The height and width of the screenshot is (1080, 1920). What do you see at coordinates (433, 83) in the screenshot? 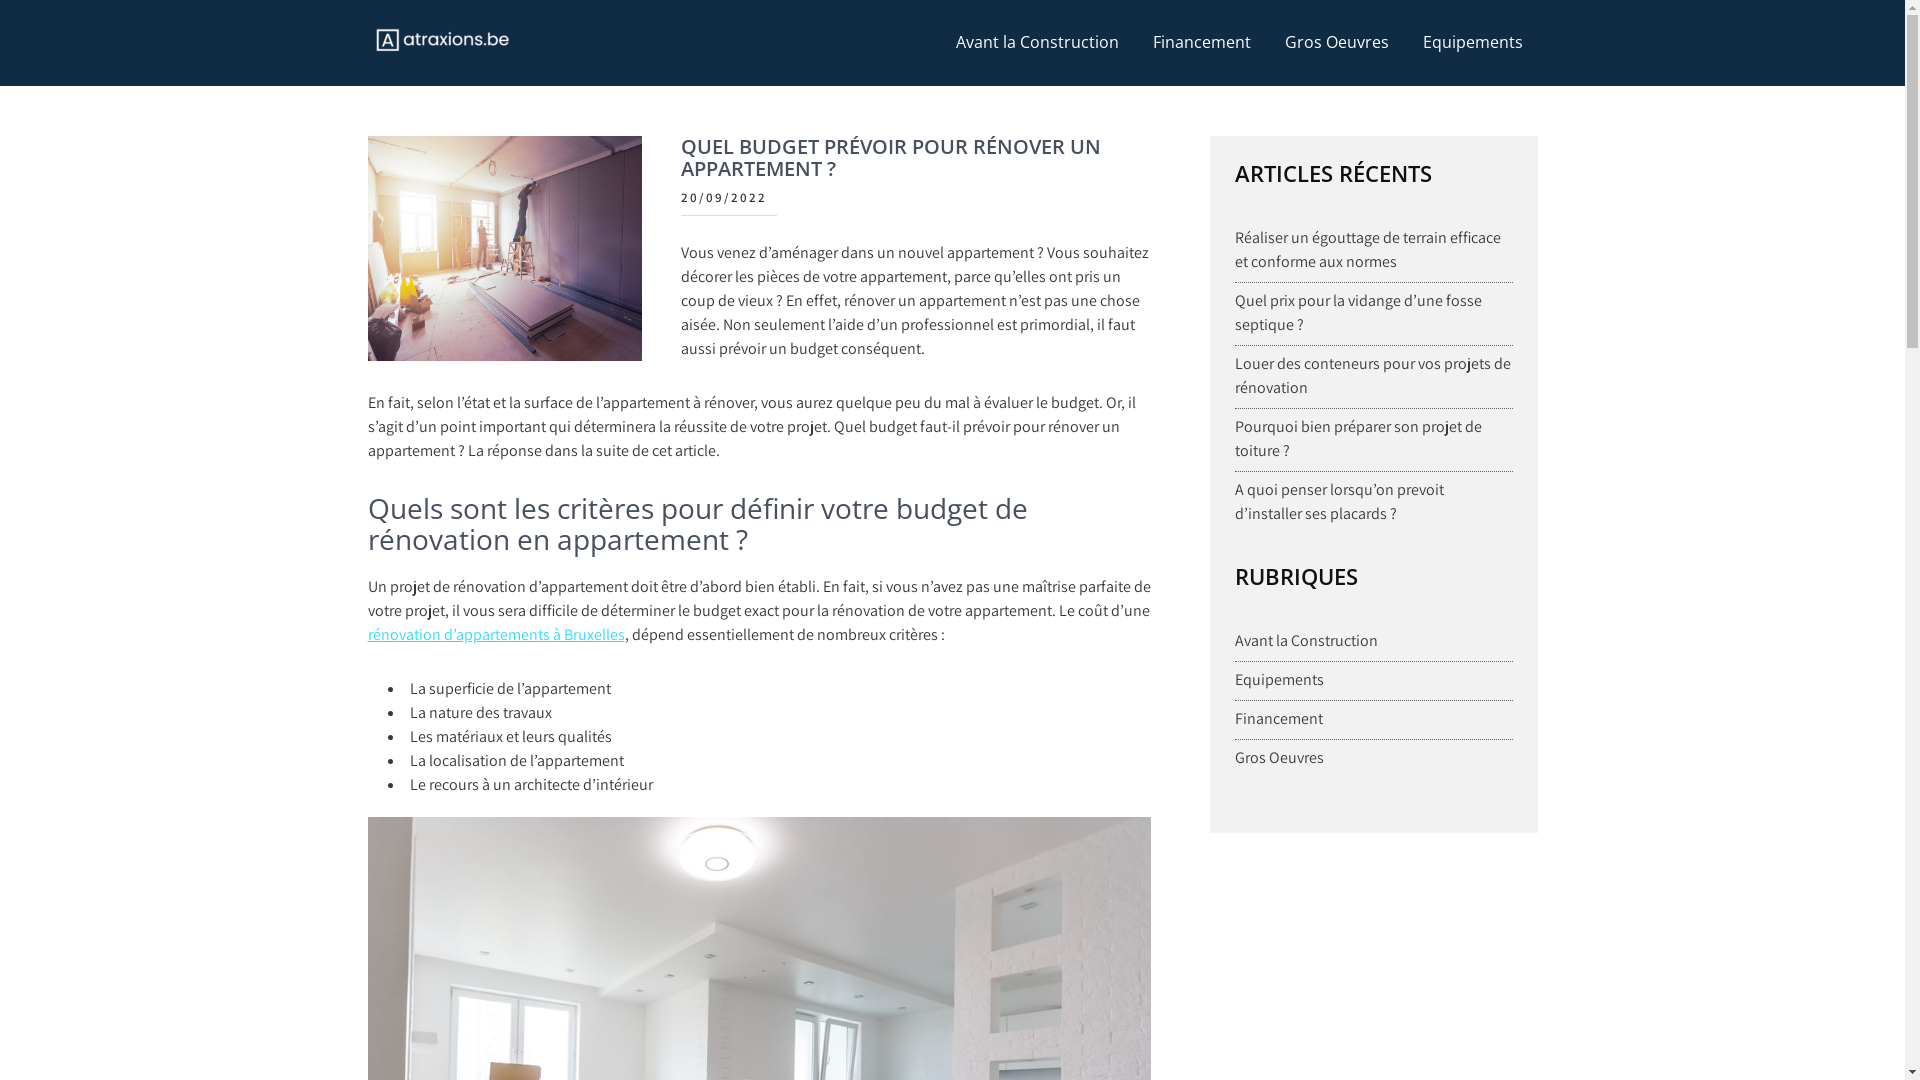
I see `'Atraxions'` at bounding box center [433, 83].